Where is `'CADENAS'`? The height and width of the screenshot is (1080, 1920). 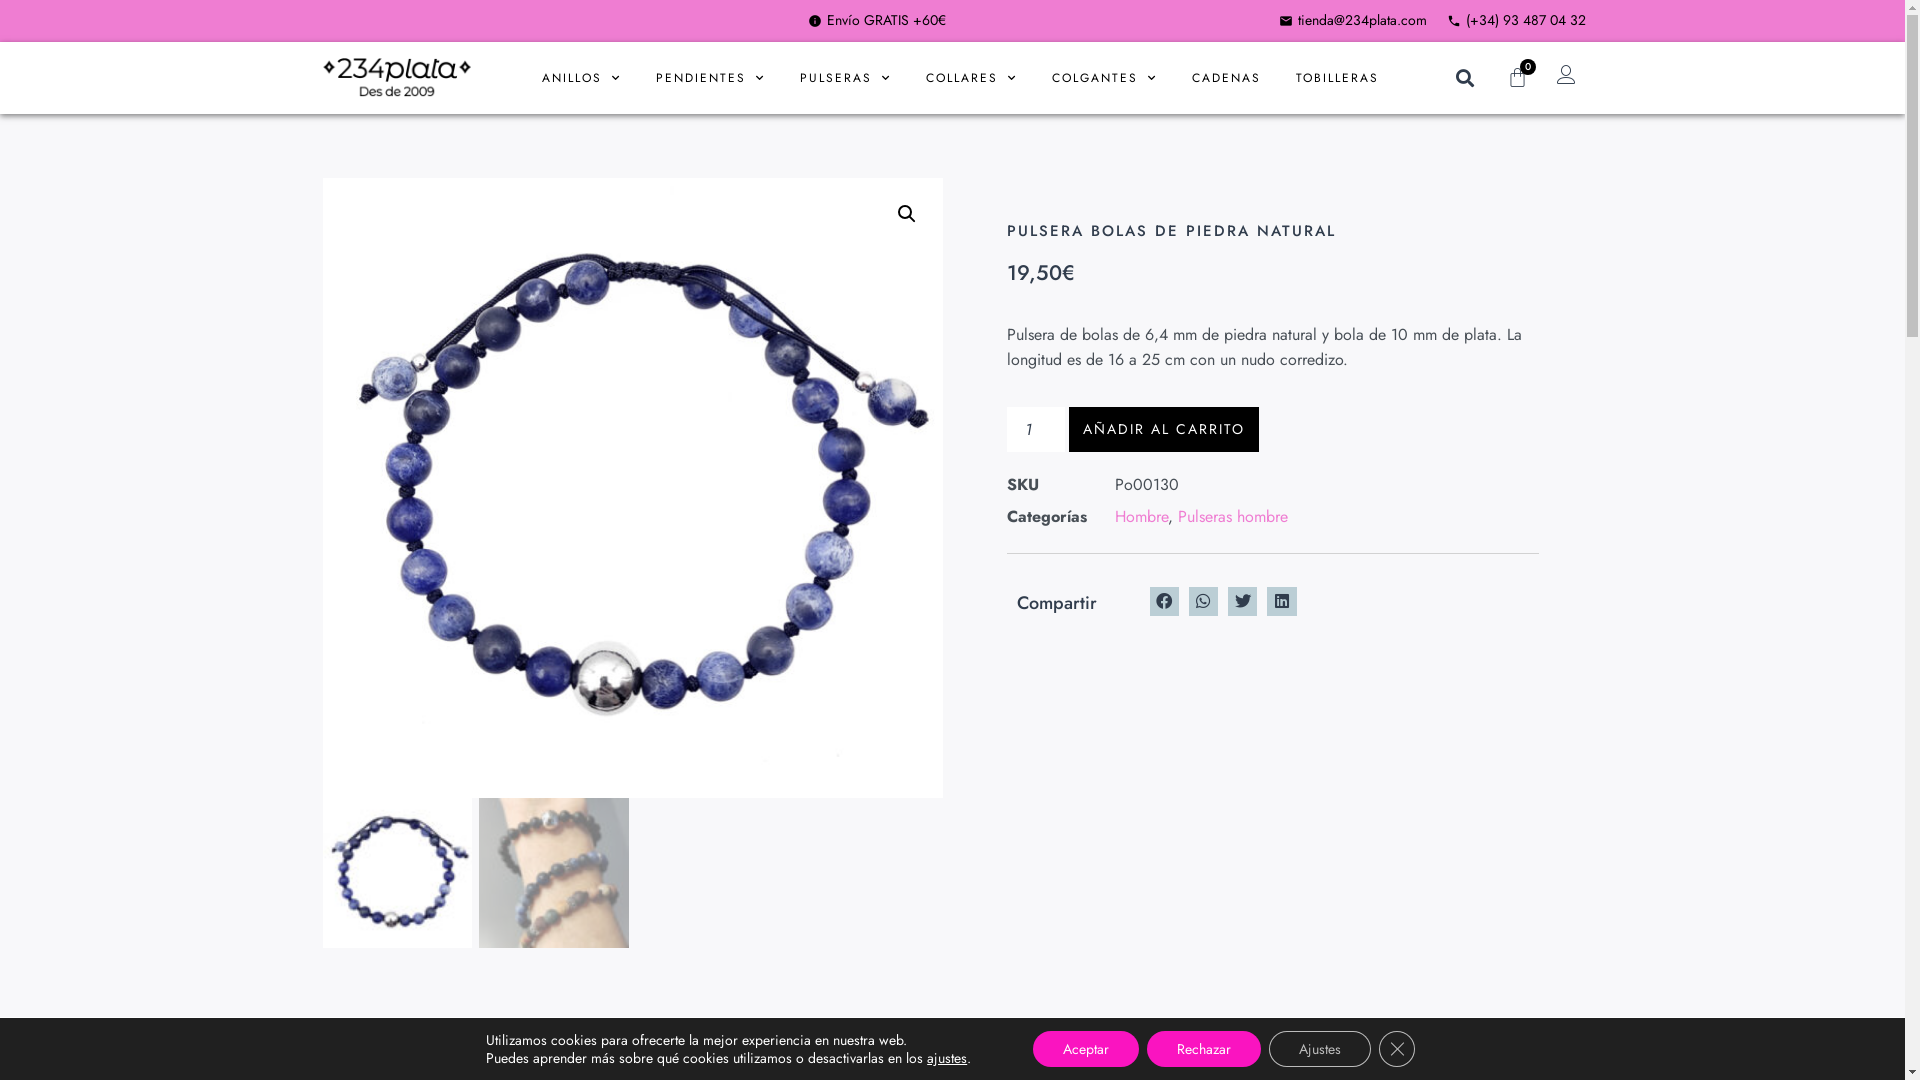
'CADENAS' is located at coordinates (1225, 76).